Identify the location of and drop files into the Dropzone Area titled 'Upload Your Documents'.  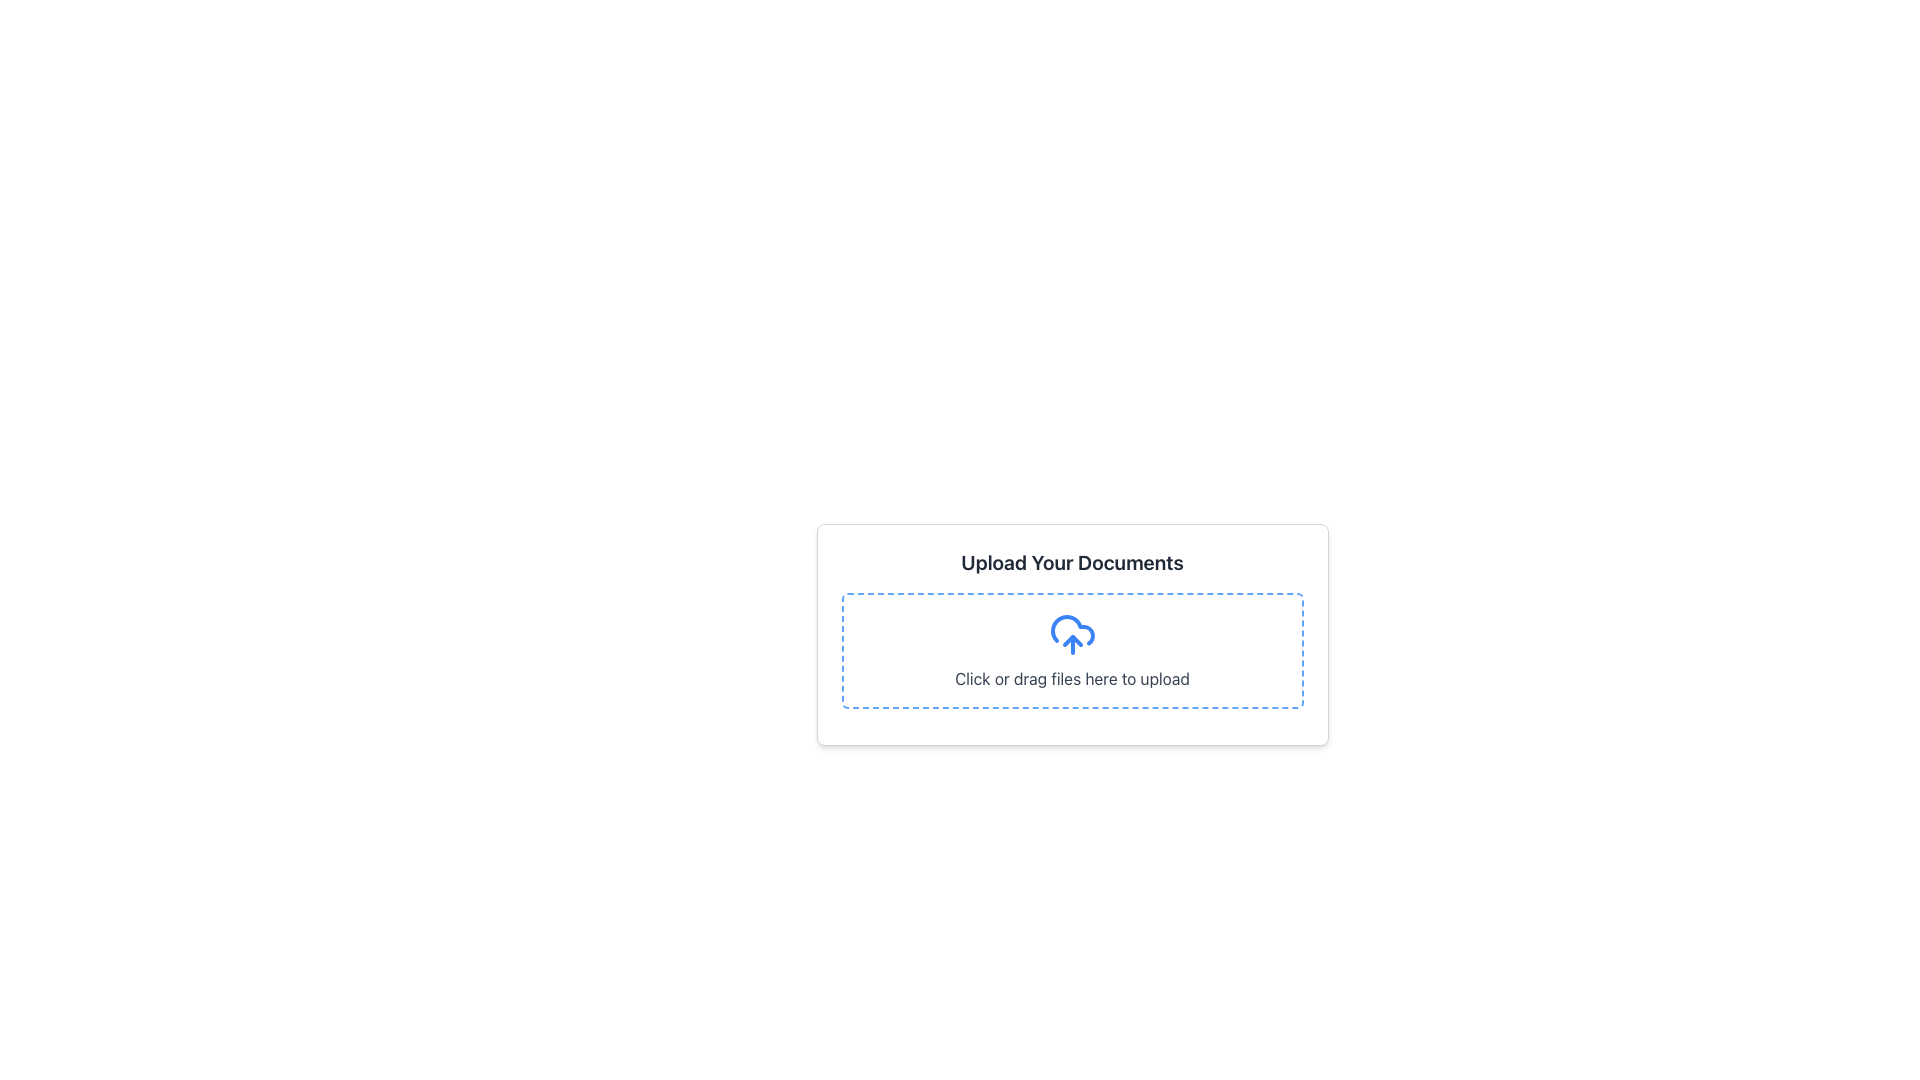
(1071, 651).